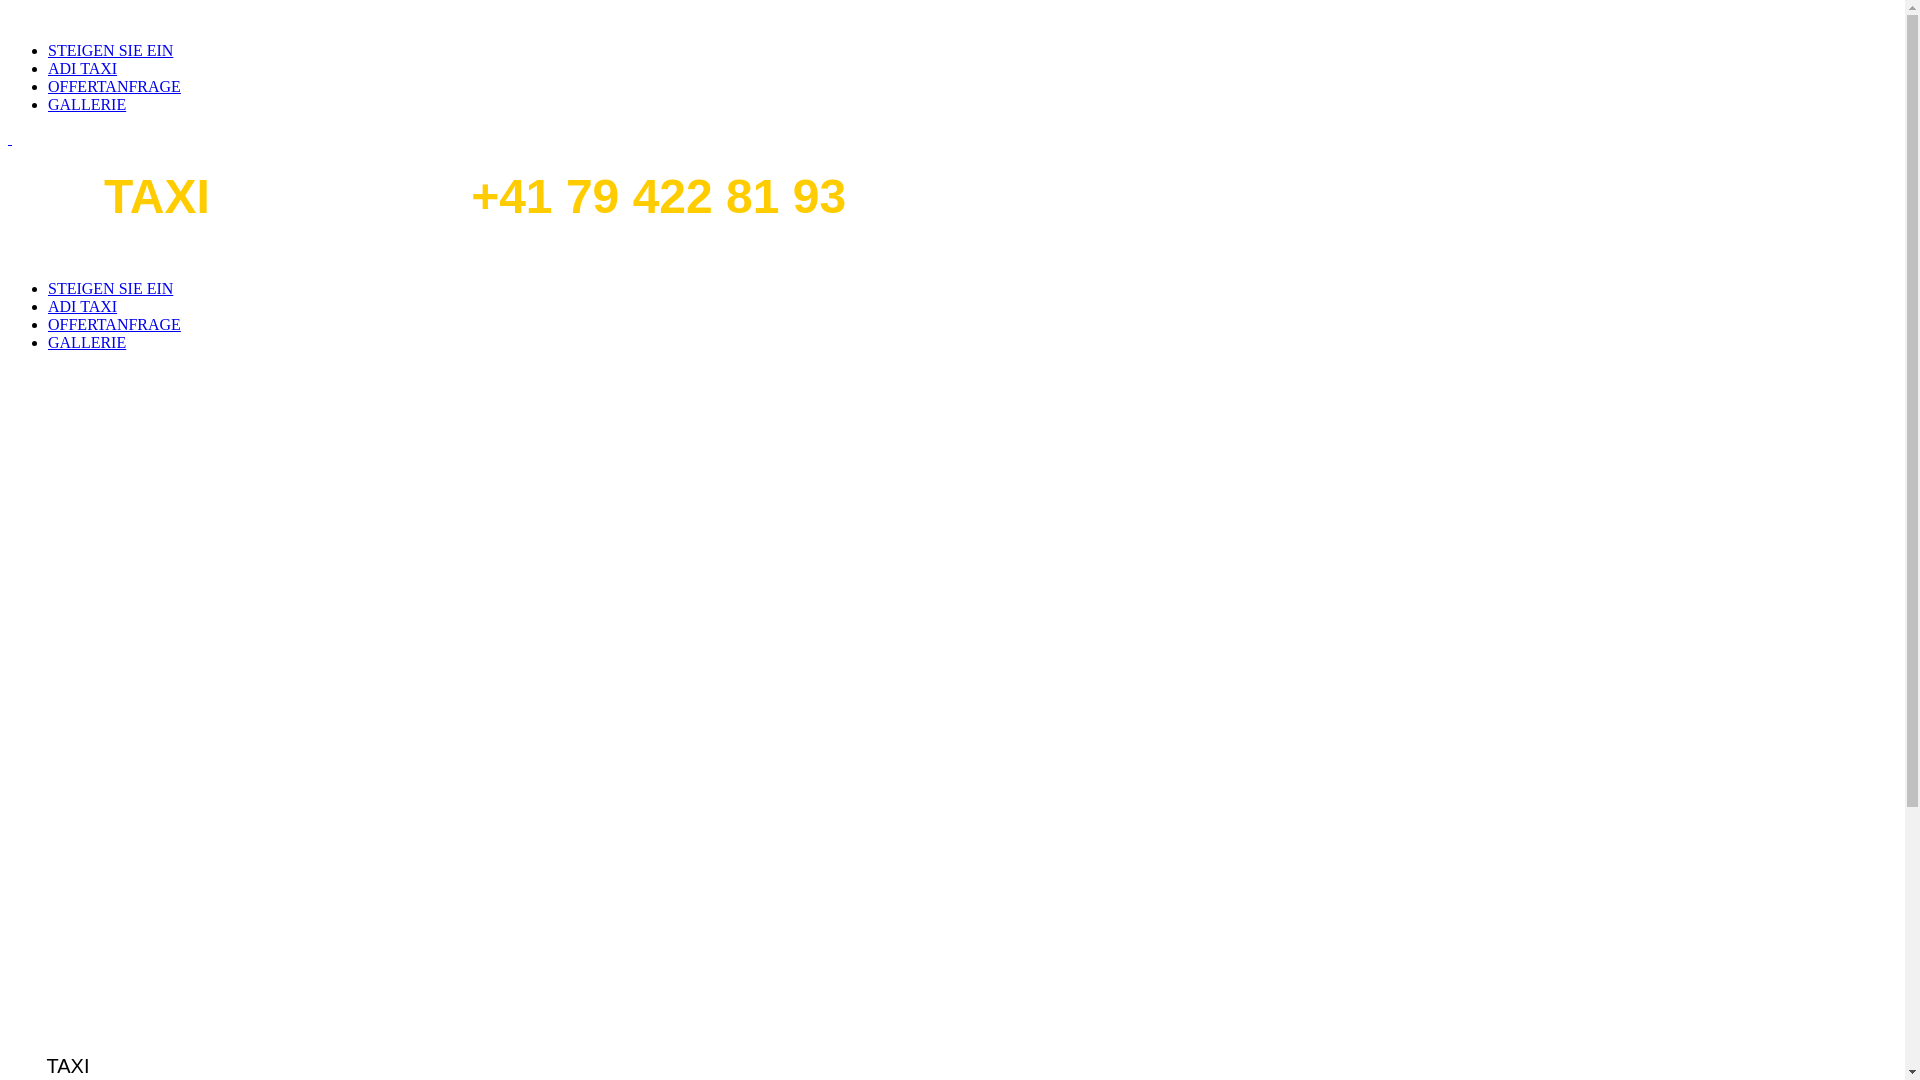 The height and width of the screenshot is (1080, 1920). Describe the element at coordinates (109, 49) in the screenshot. I see `'STEIGEN SIE EIN'` at that location.